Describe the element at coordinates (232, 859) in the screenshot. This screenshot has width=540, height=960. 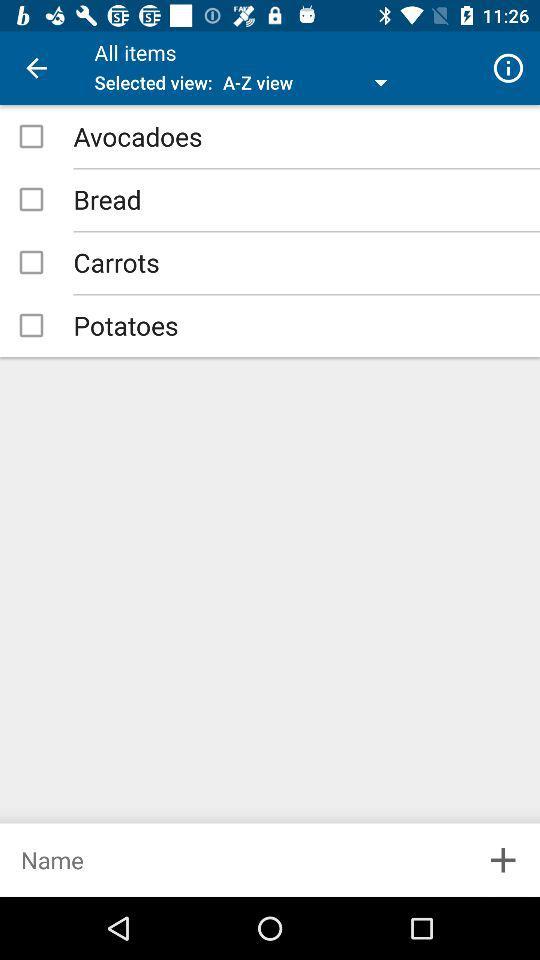
I see `name` at that location.